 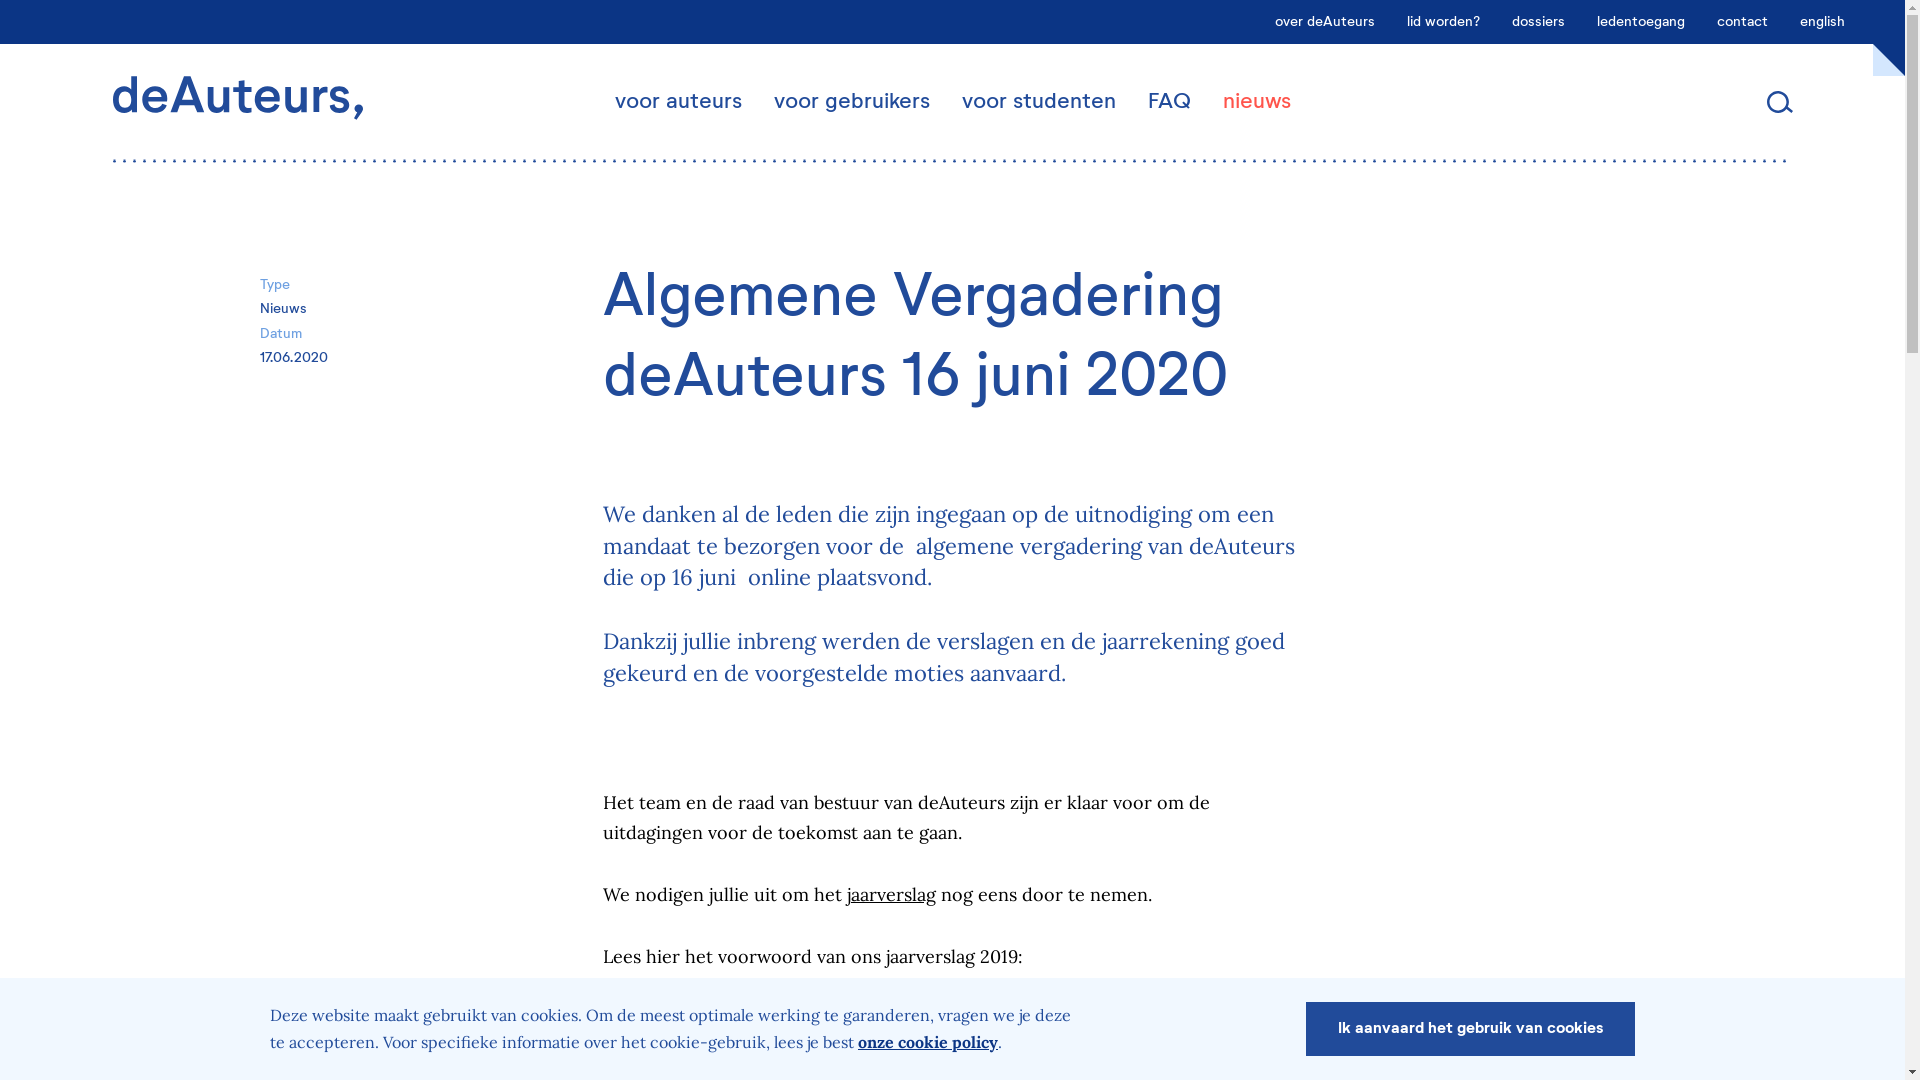 I want to click on 'dossiers', so click(x=1537, y=22).